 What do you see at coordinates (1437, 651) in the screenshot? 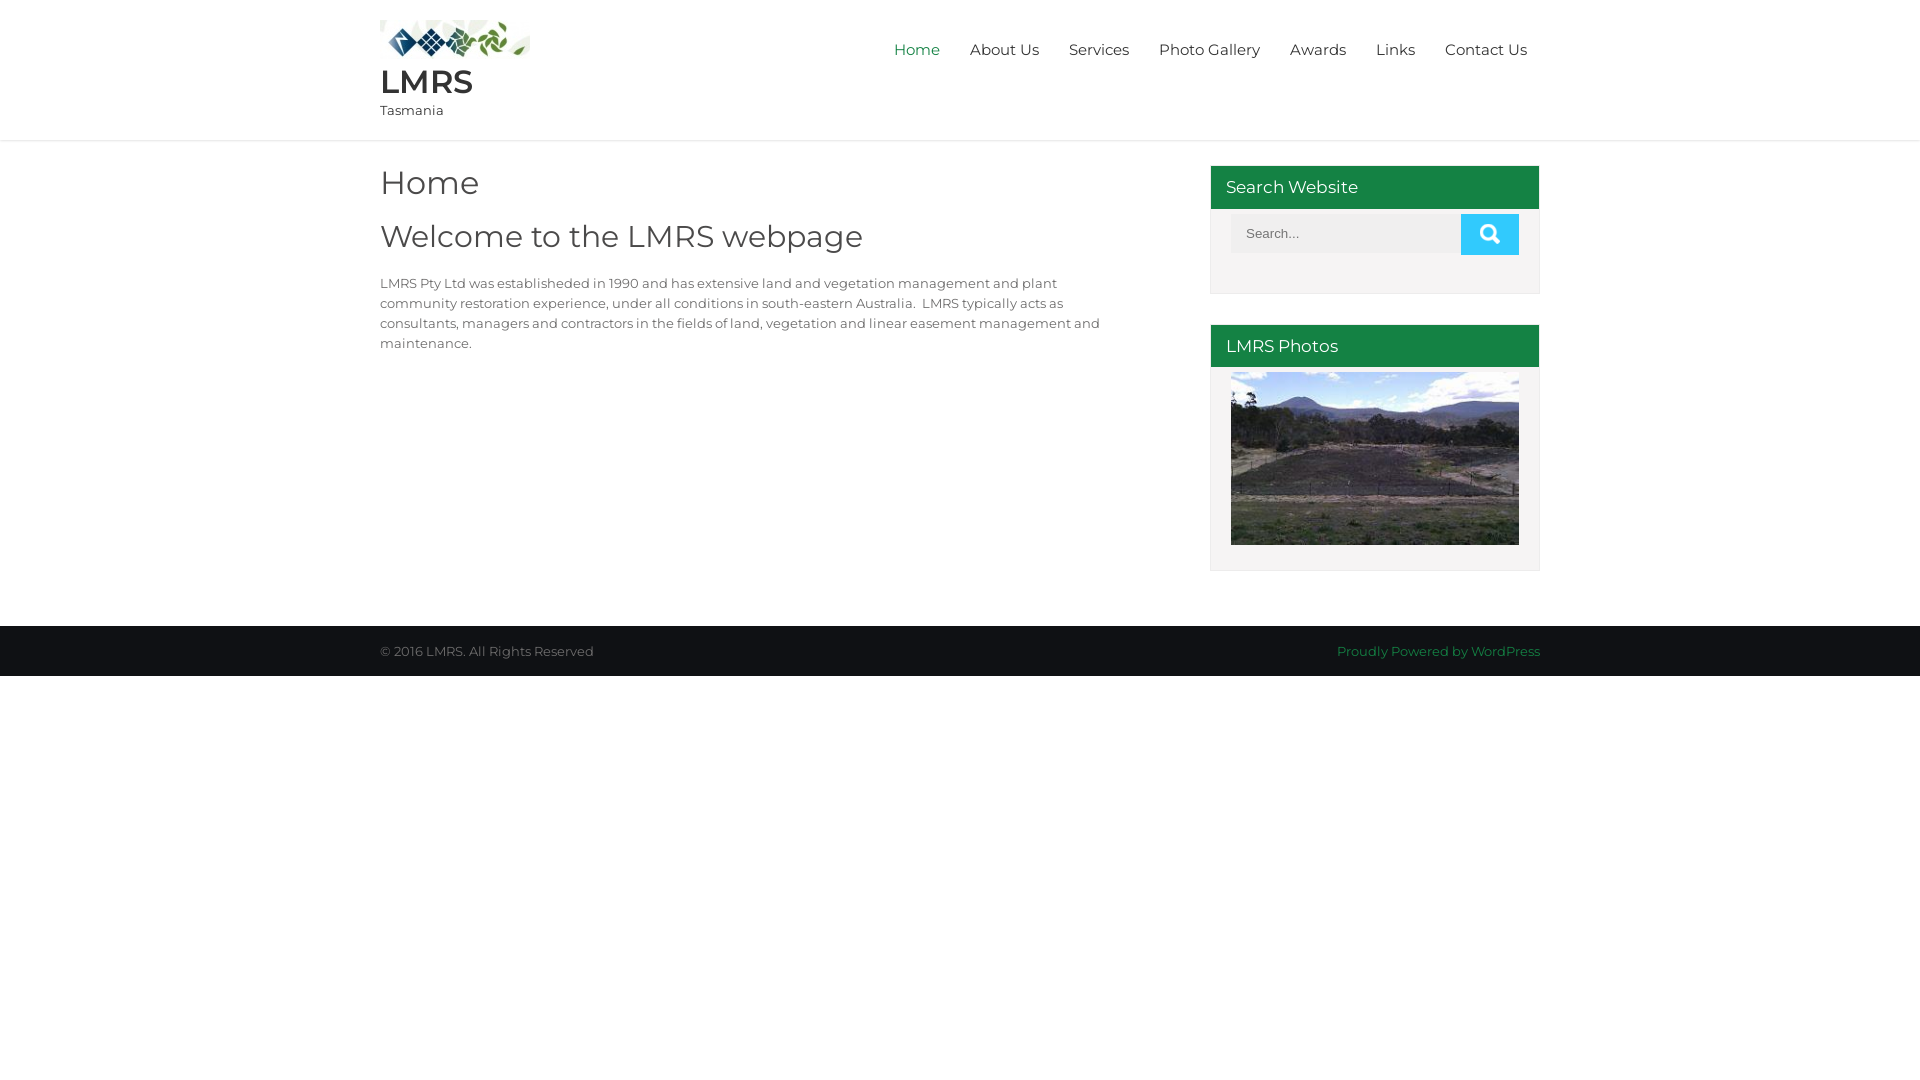
I see `'Proudly Powered by WordPress'` at bounding box center [1437, 651].